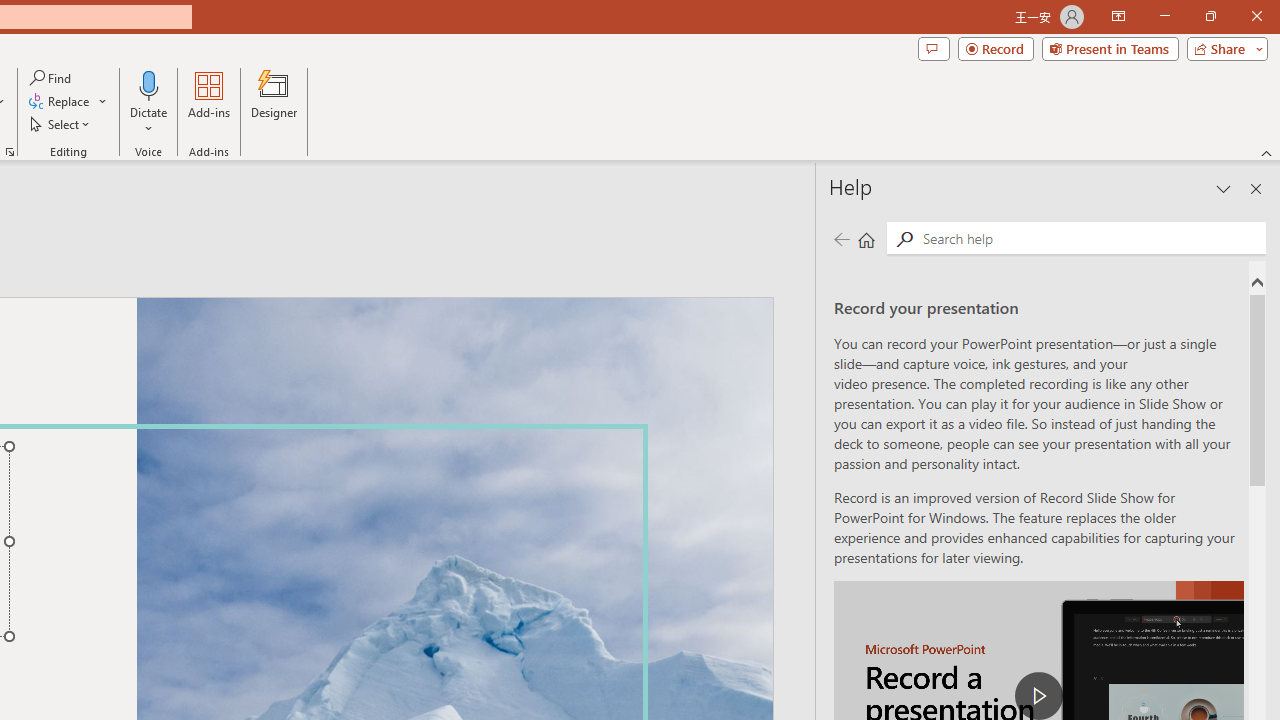 The image size is (1280, 720). Describe the element at coordinates (148, 121) in the screenshot. I see `'More Options'` at that location.